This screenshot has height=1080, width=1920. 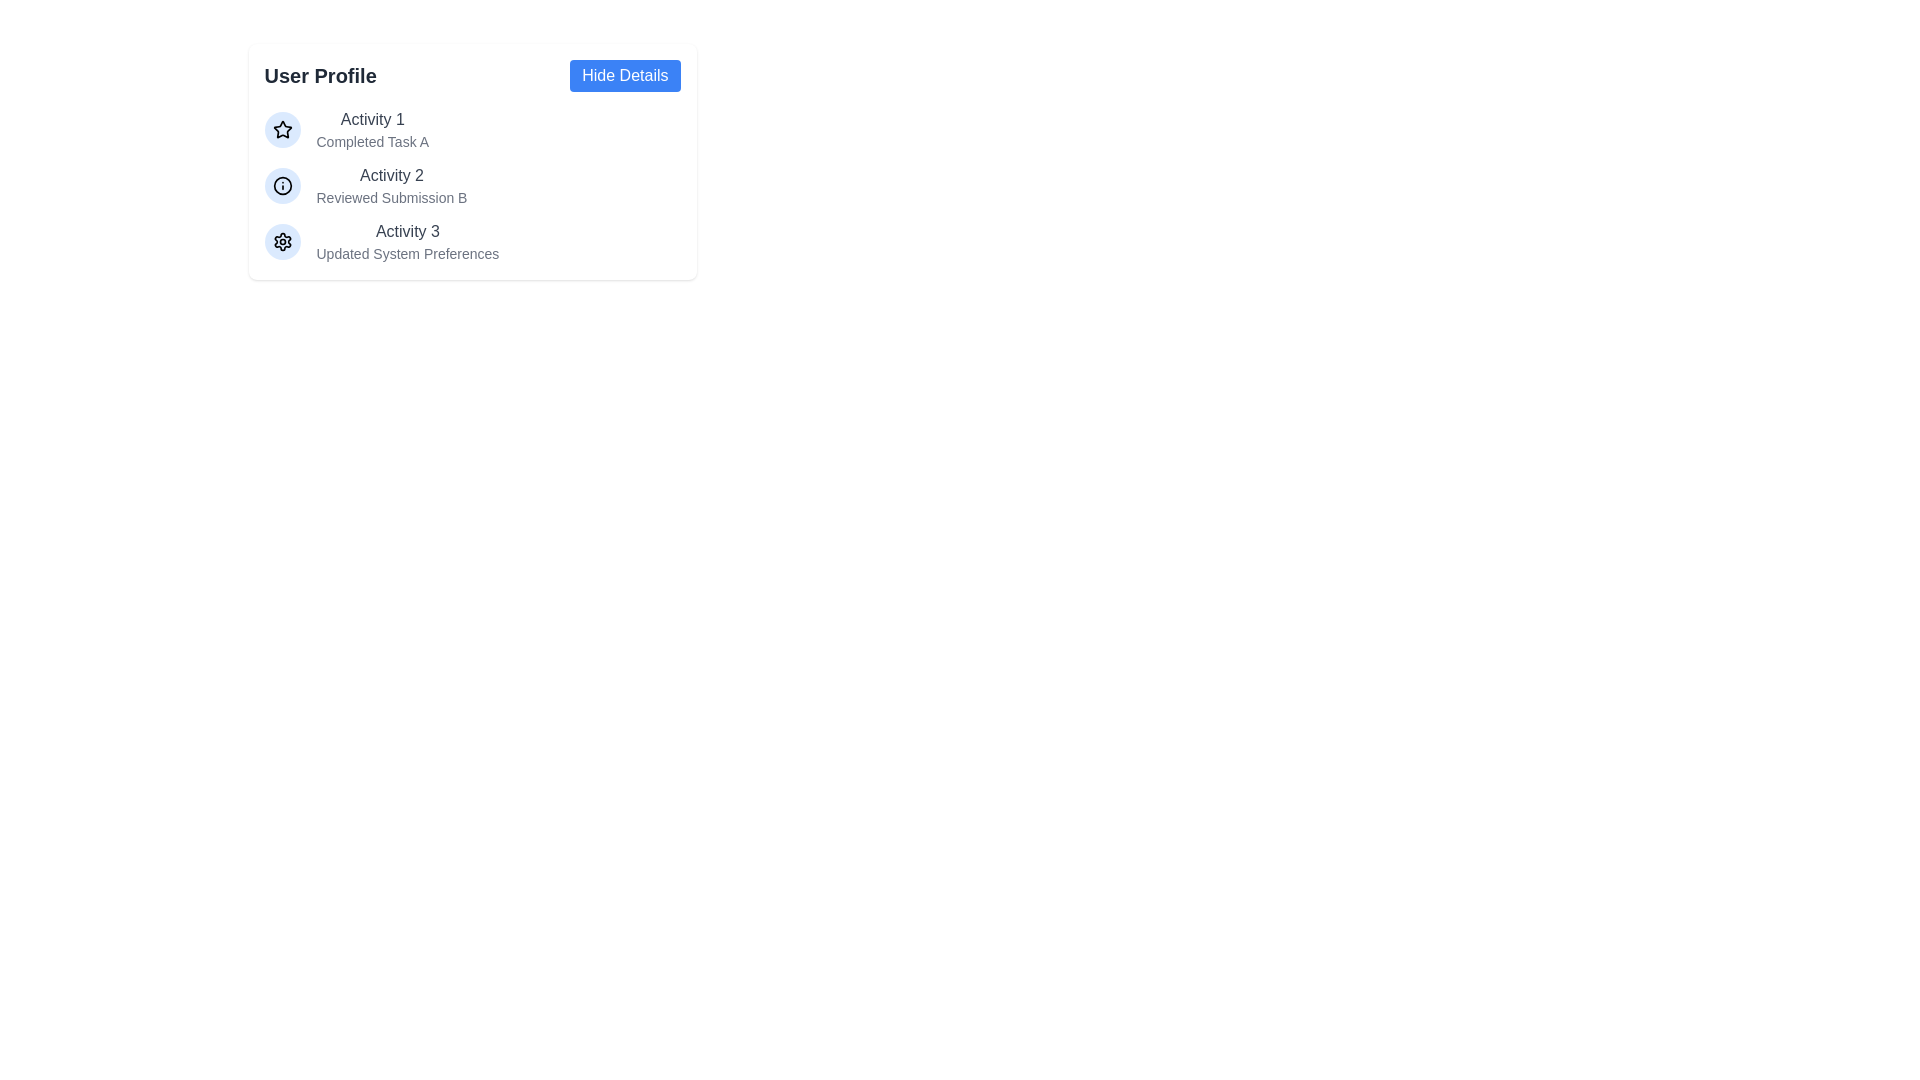 I want to click on the star icon, which serves as a visual indicator for 'Activity 1' in the User Profile section, positioned to the left of the label, so click(x=281, y=129).